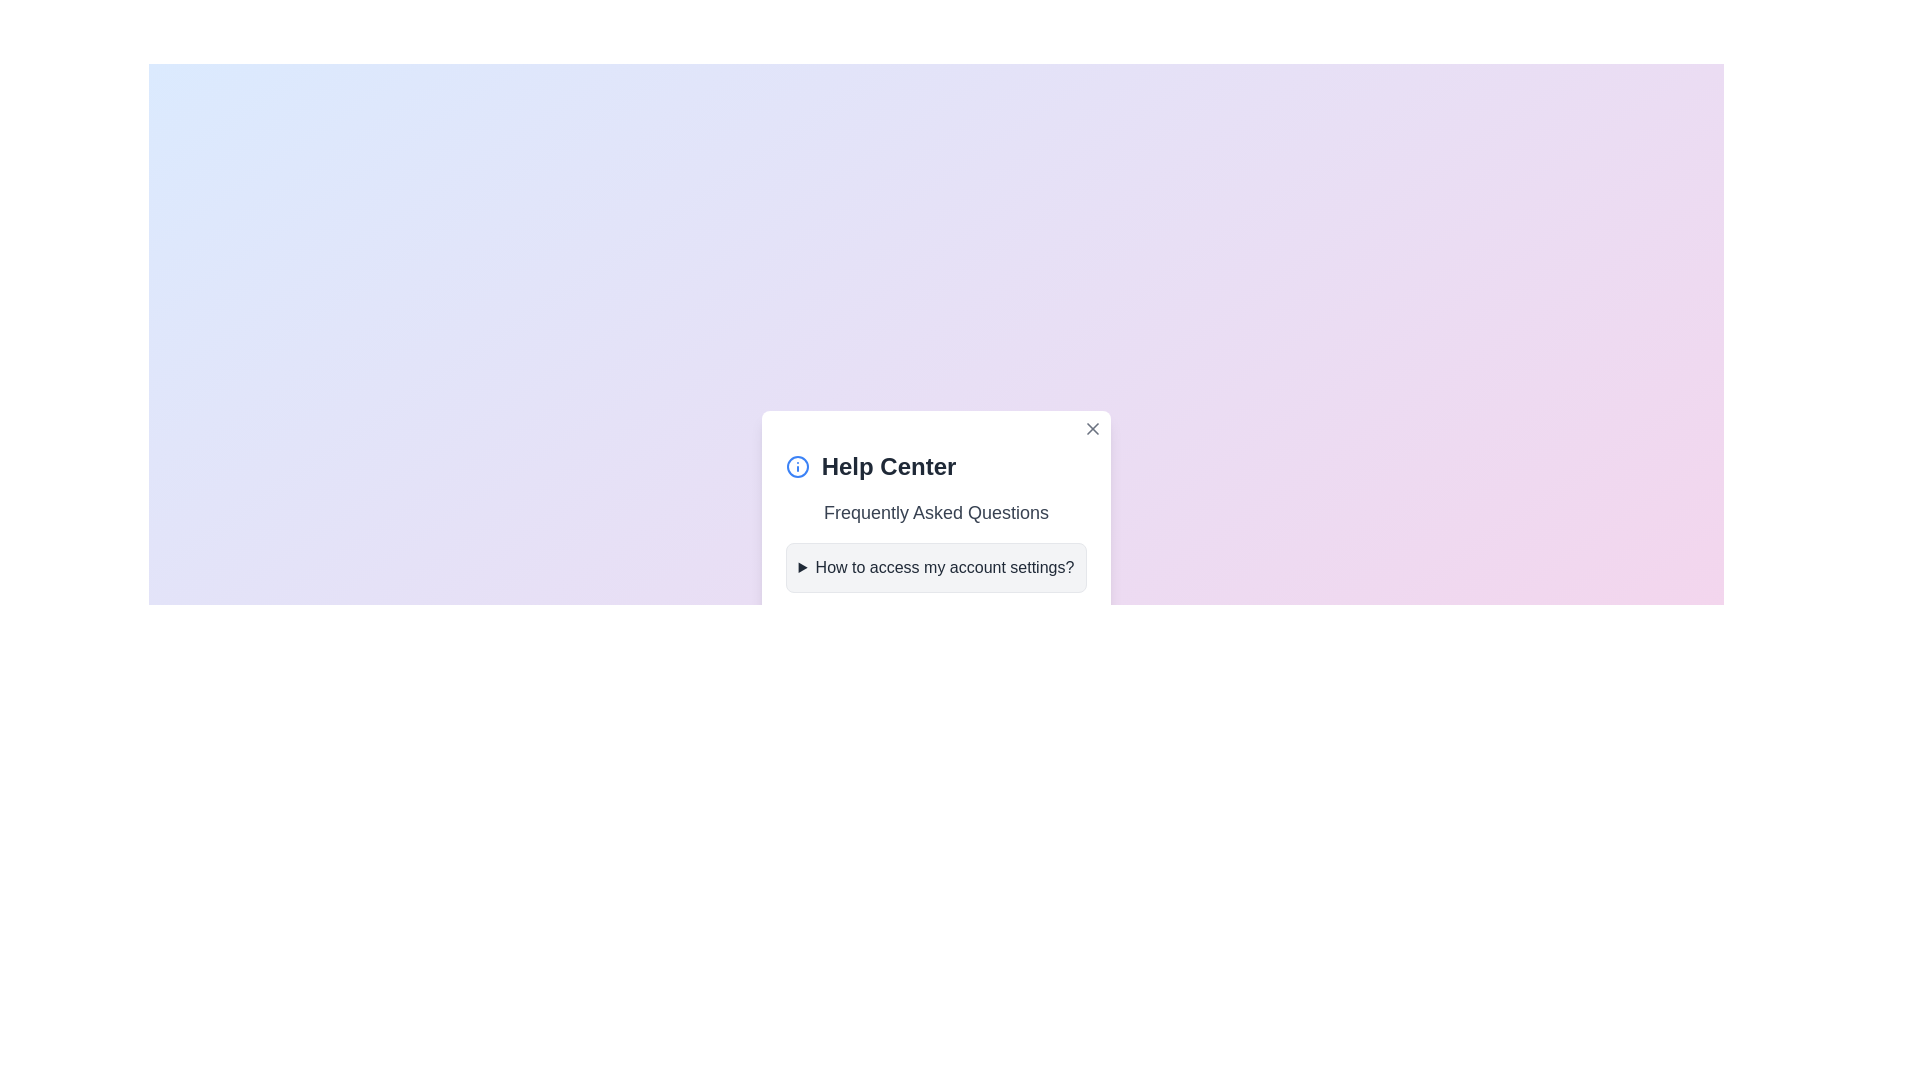  I want to click on the decorative icon (circle) located near the top left corner of the 'Help Center' dialog box, so click(796, 466).